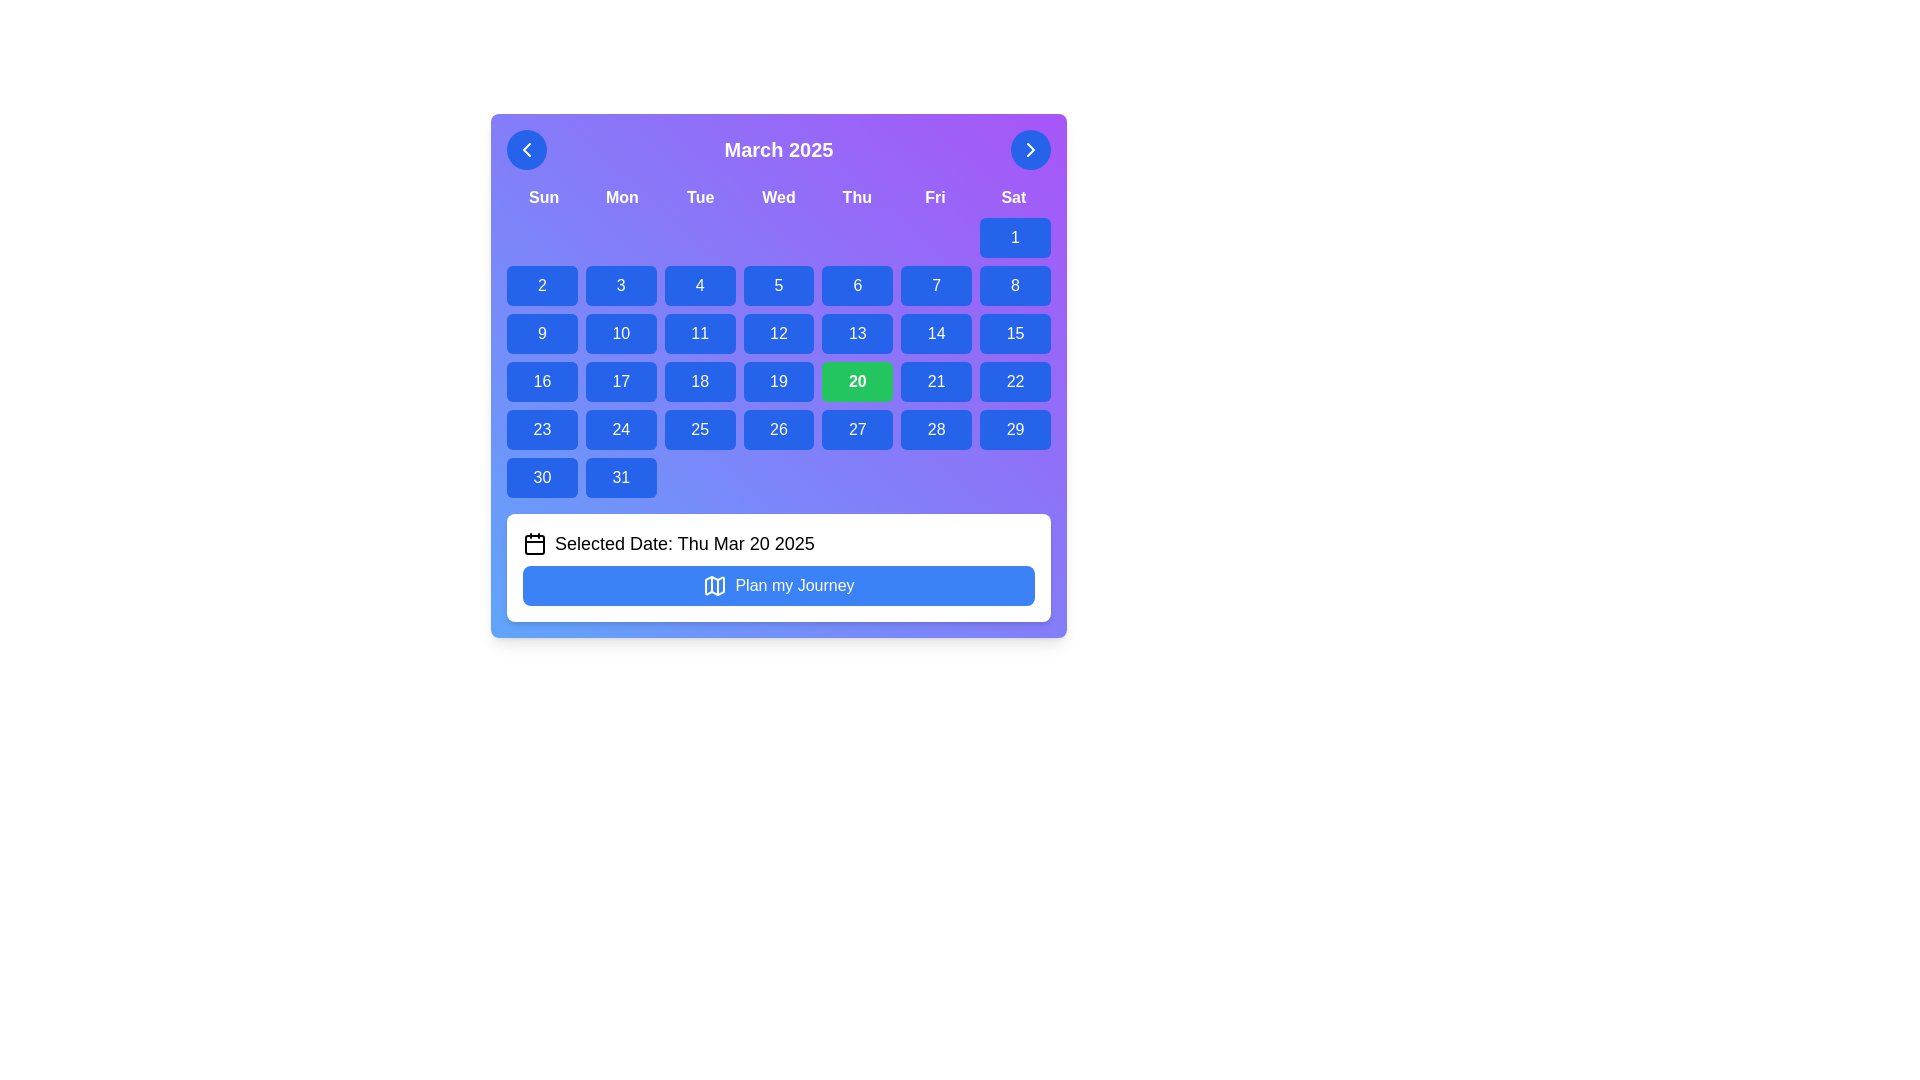 This screenshot has height=1080, width=1920. What do you see at coordinates (857, 428) in the screenshot?
I see `the selectable date button in the calendar interface located in the sixth column of the fifth row` at bounding box center [857, 428].